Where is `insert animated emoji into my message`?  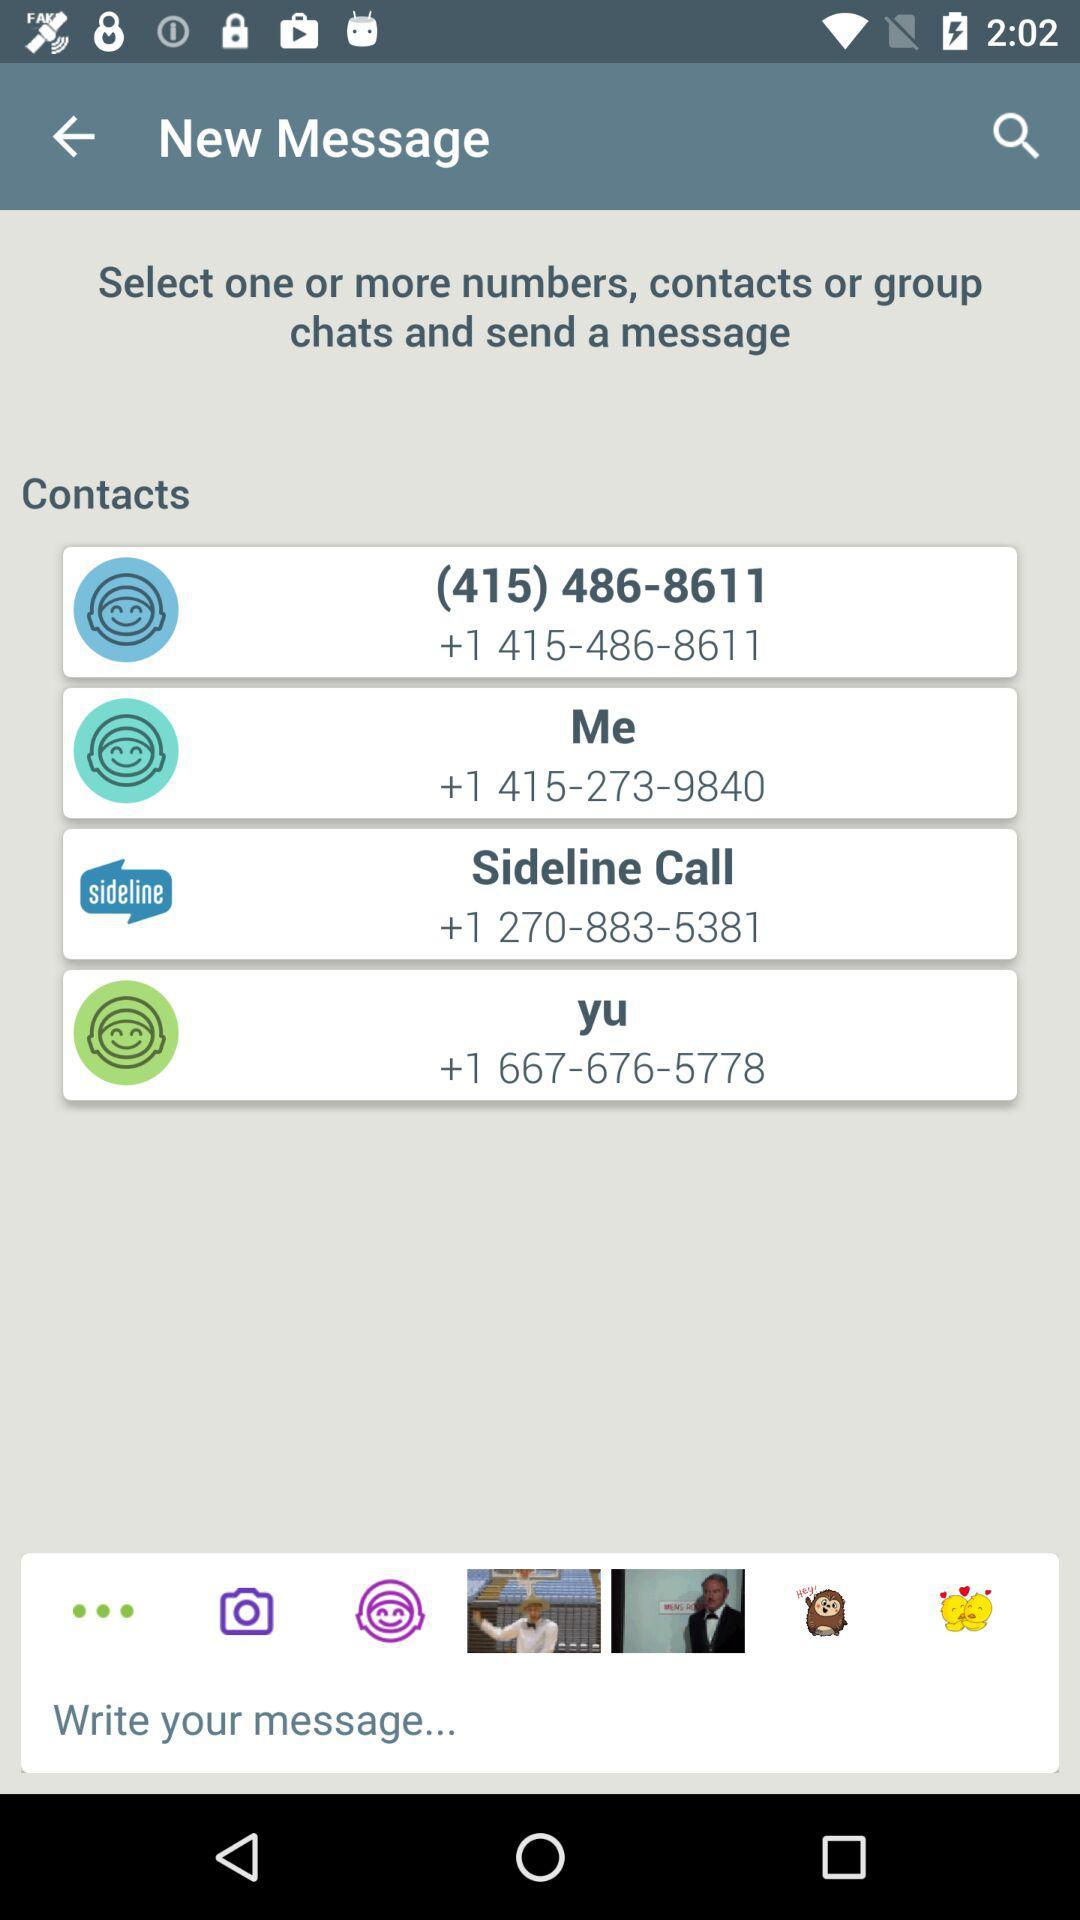 insert animated emoji into my message is located at coordinates (821, 1611).